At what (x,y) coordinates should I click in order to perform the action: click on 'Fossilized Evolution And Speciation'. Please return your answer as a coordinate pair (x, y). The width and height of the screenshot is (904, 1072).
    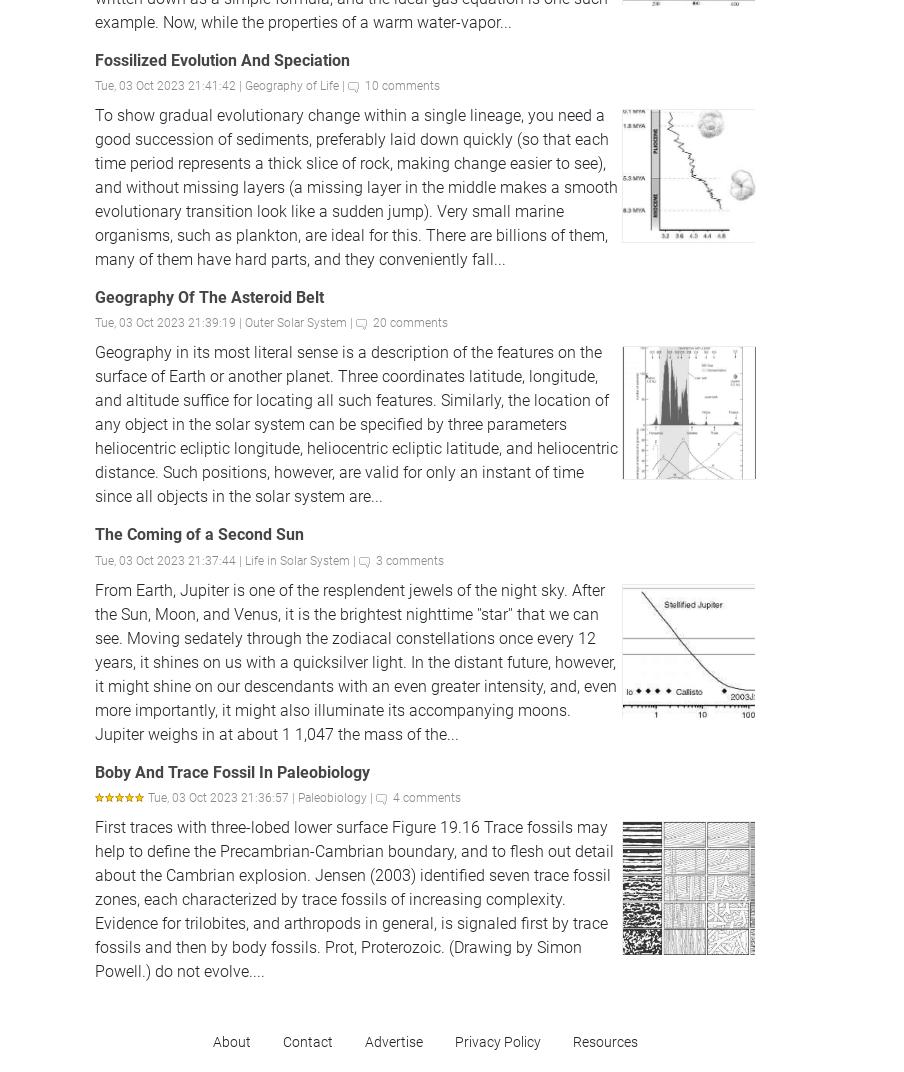
    Looking at the image, I should click on (95, 59).